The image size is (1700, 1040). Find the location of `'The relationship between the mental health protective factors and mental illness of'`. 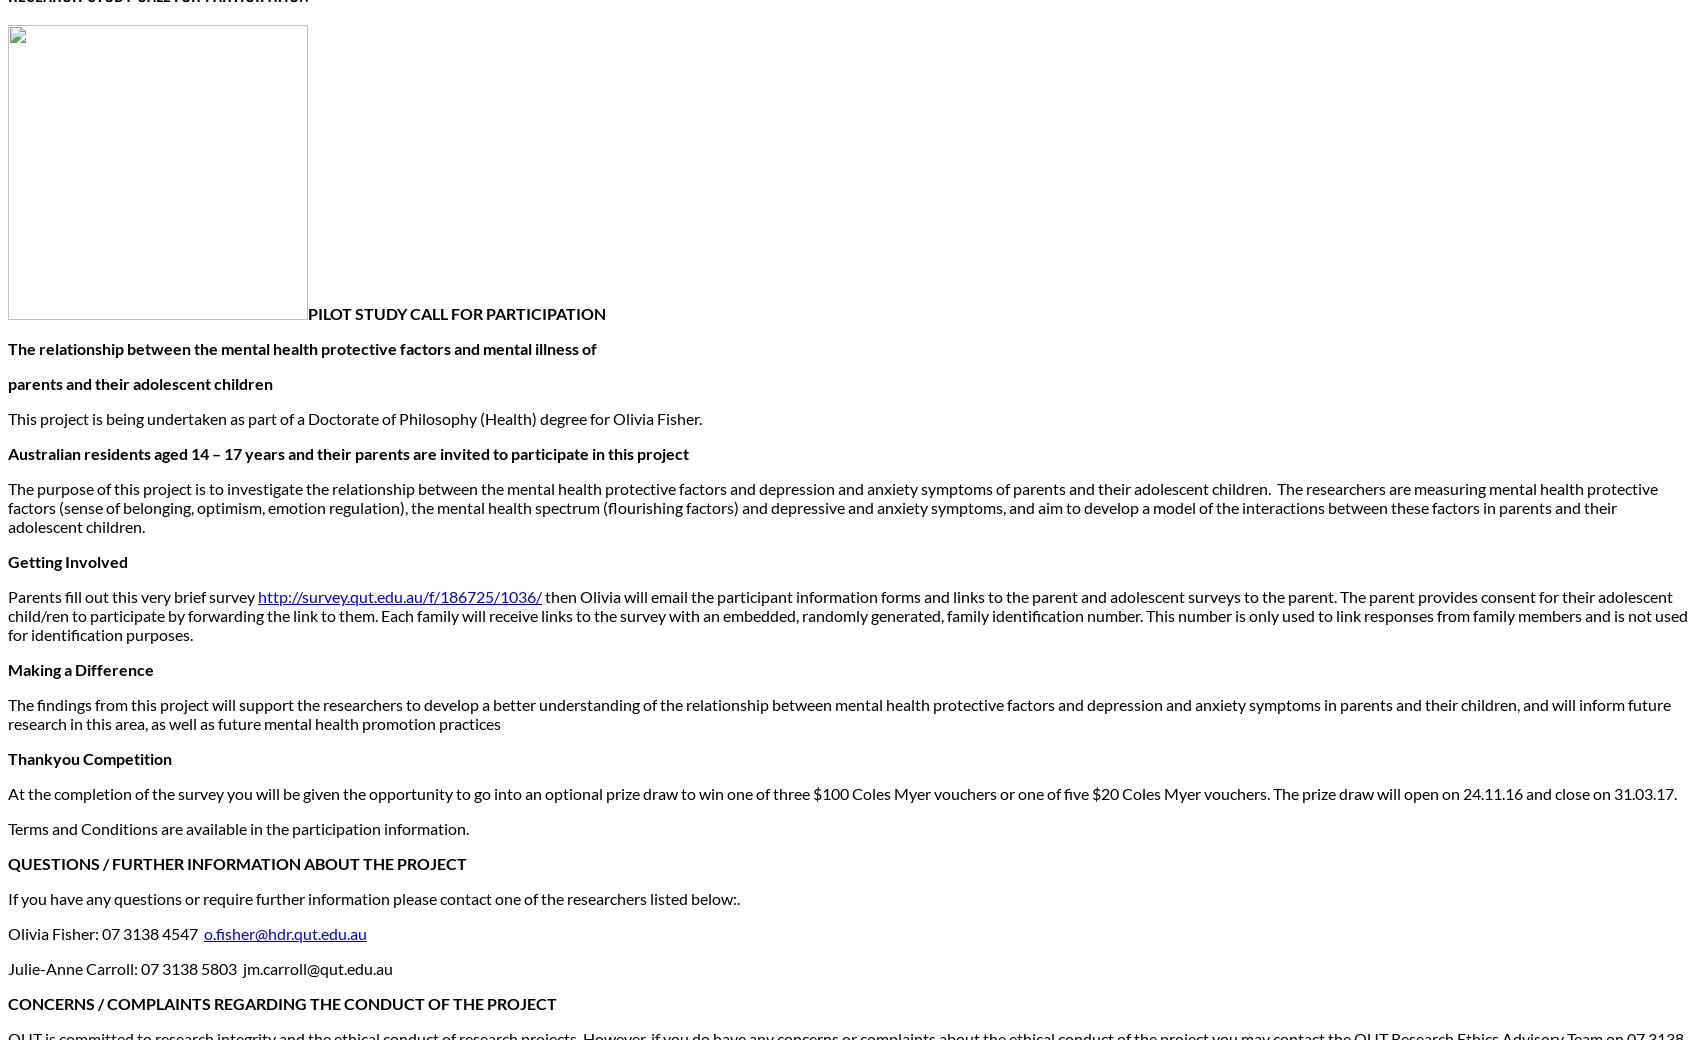

'The relationship between the mental health protective factors and mental illness of' is located at coordinates (7, 347).